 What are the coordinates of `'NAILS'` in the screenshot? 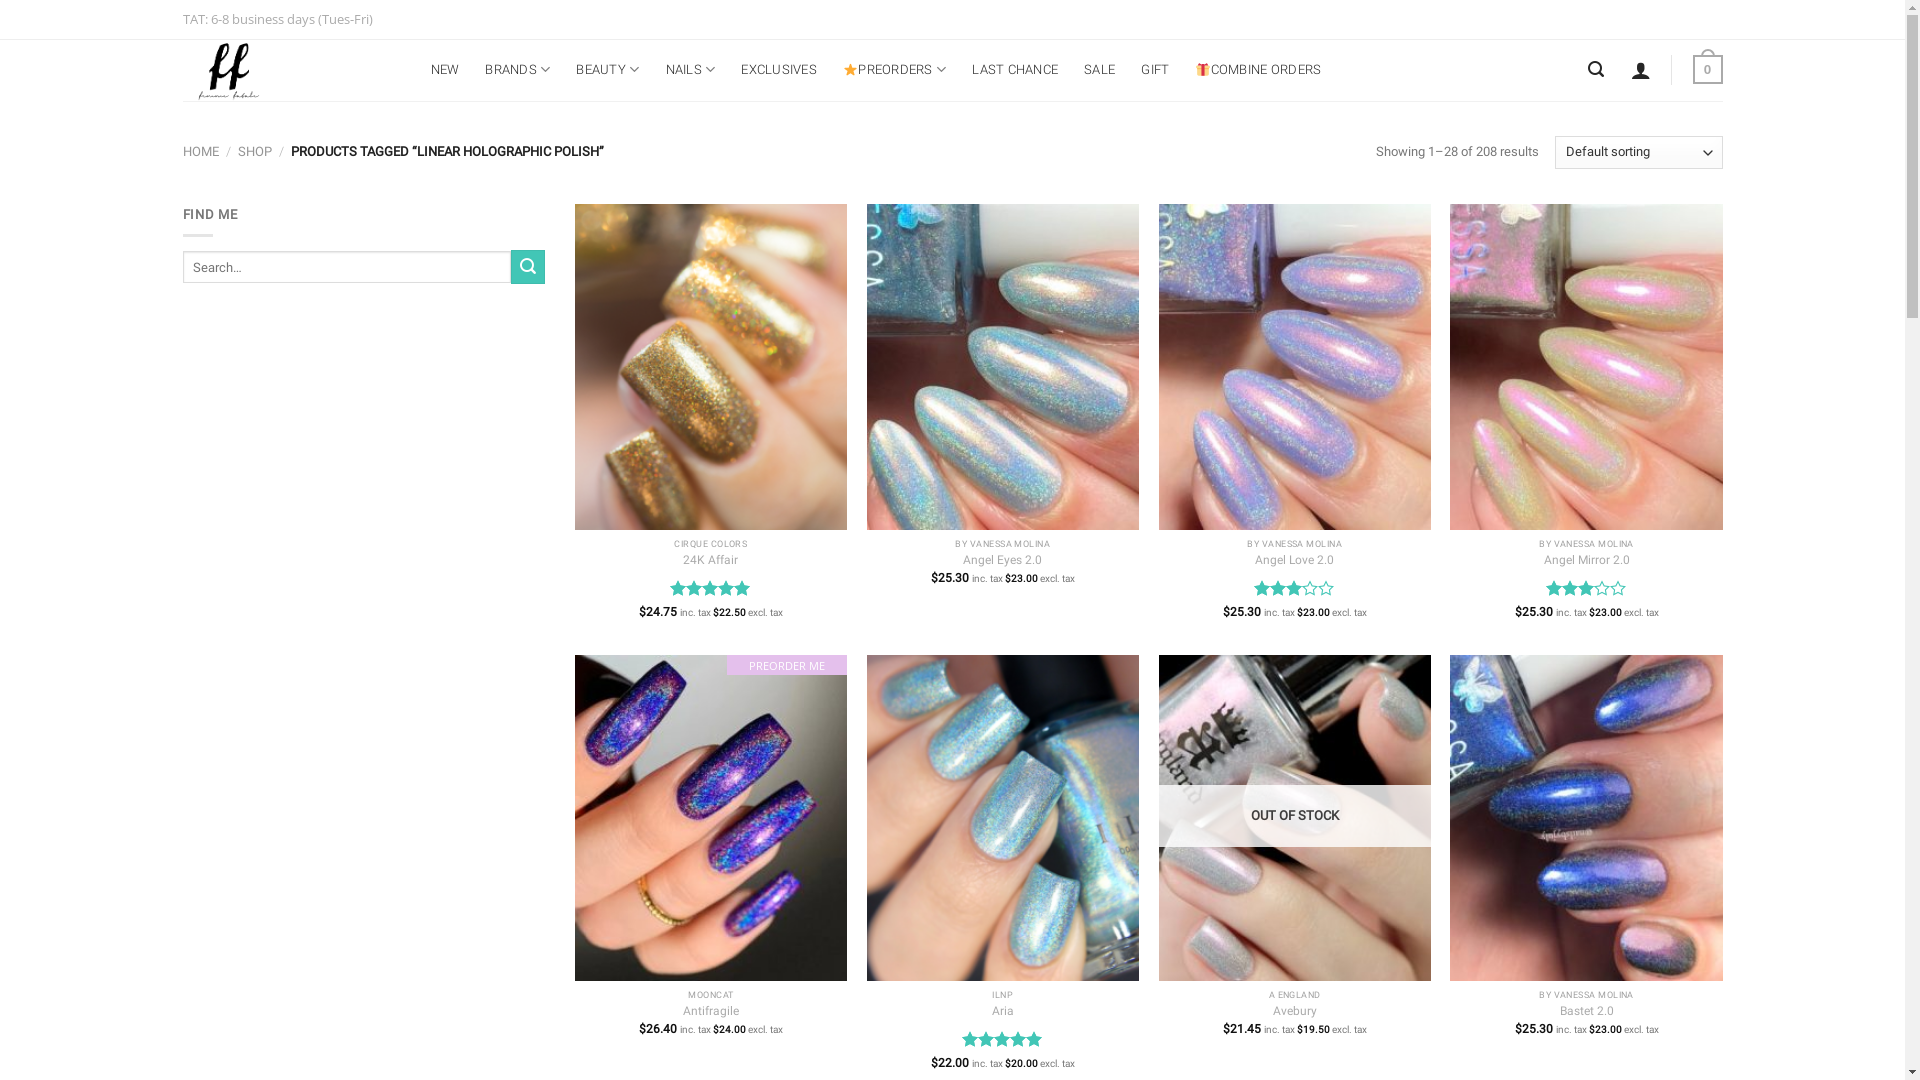 It's located at (691, 68).